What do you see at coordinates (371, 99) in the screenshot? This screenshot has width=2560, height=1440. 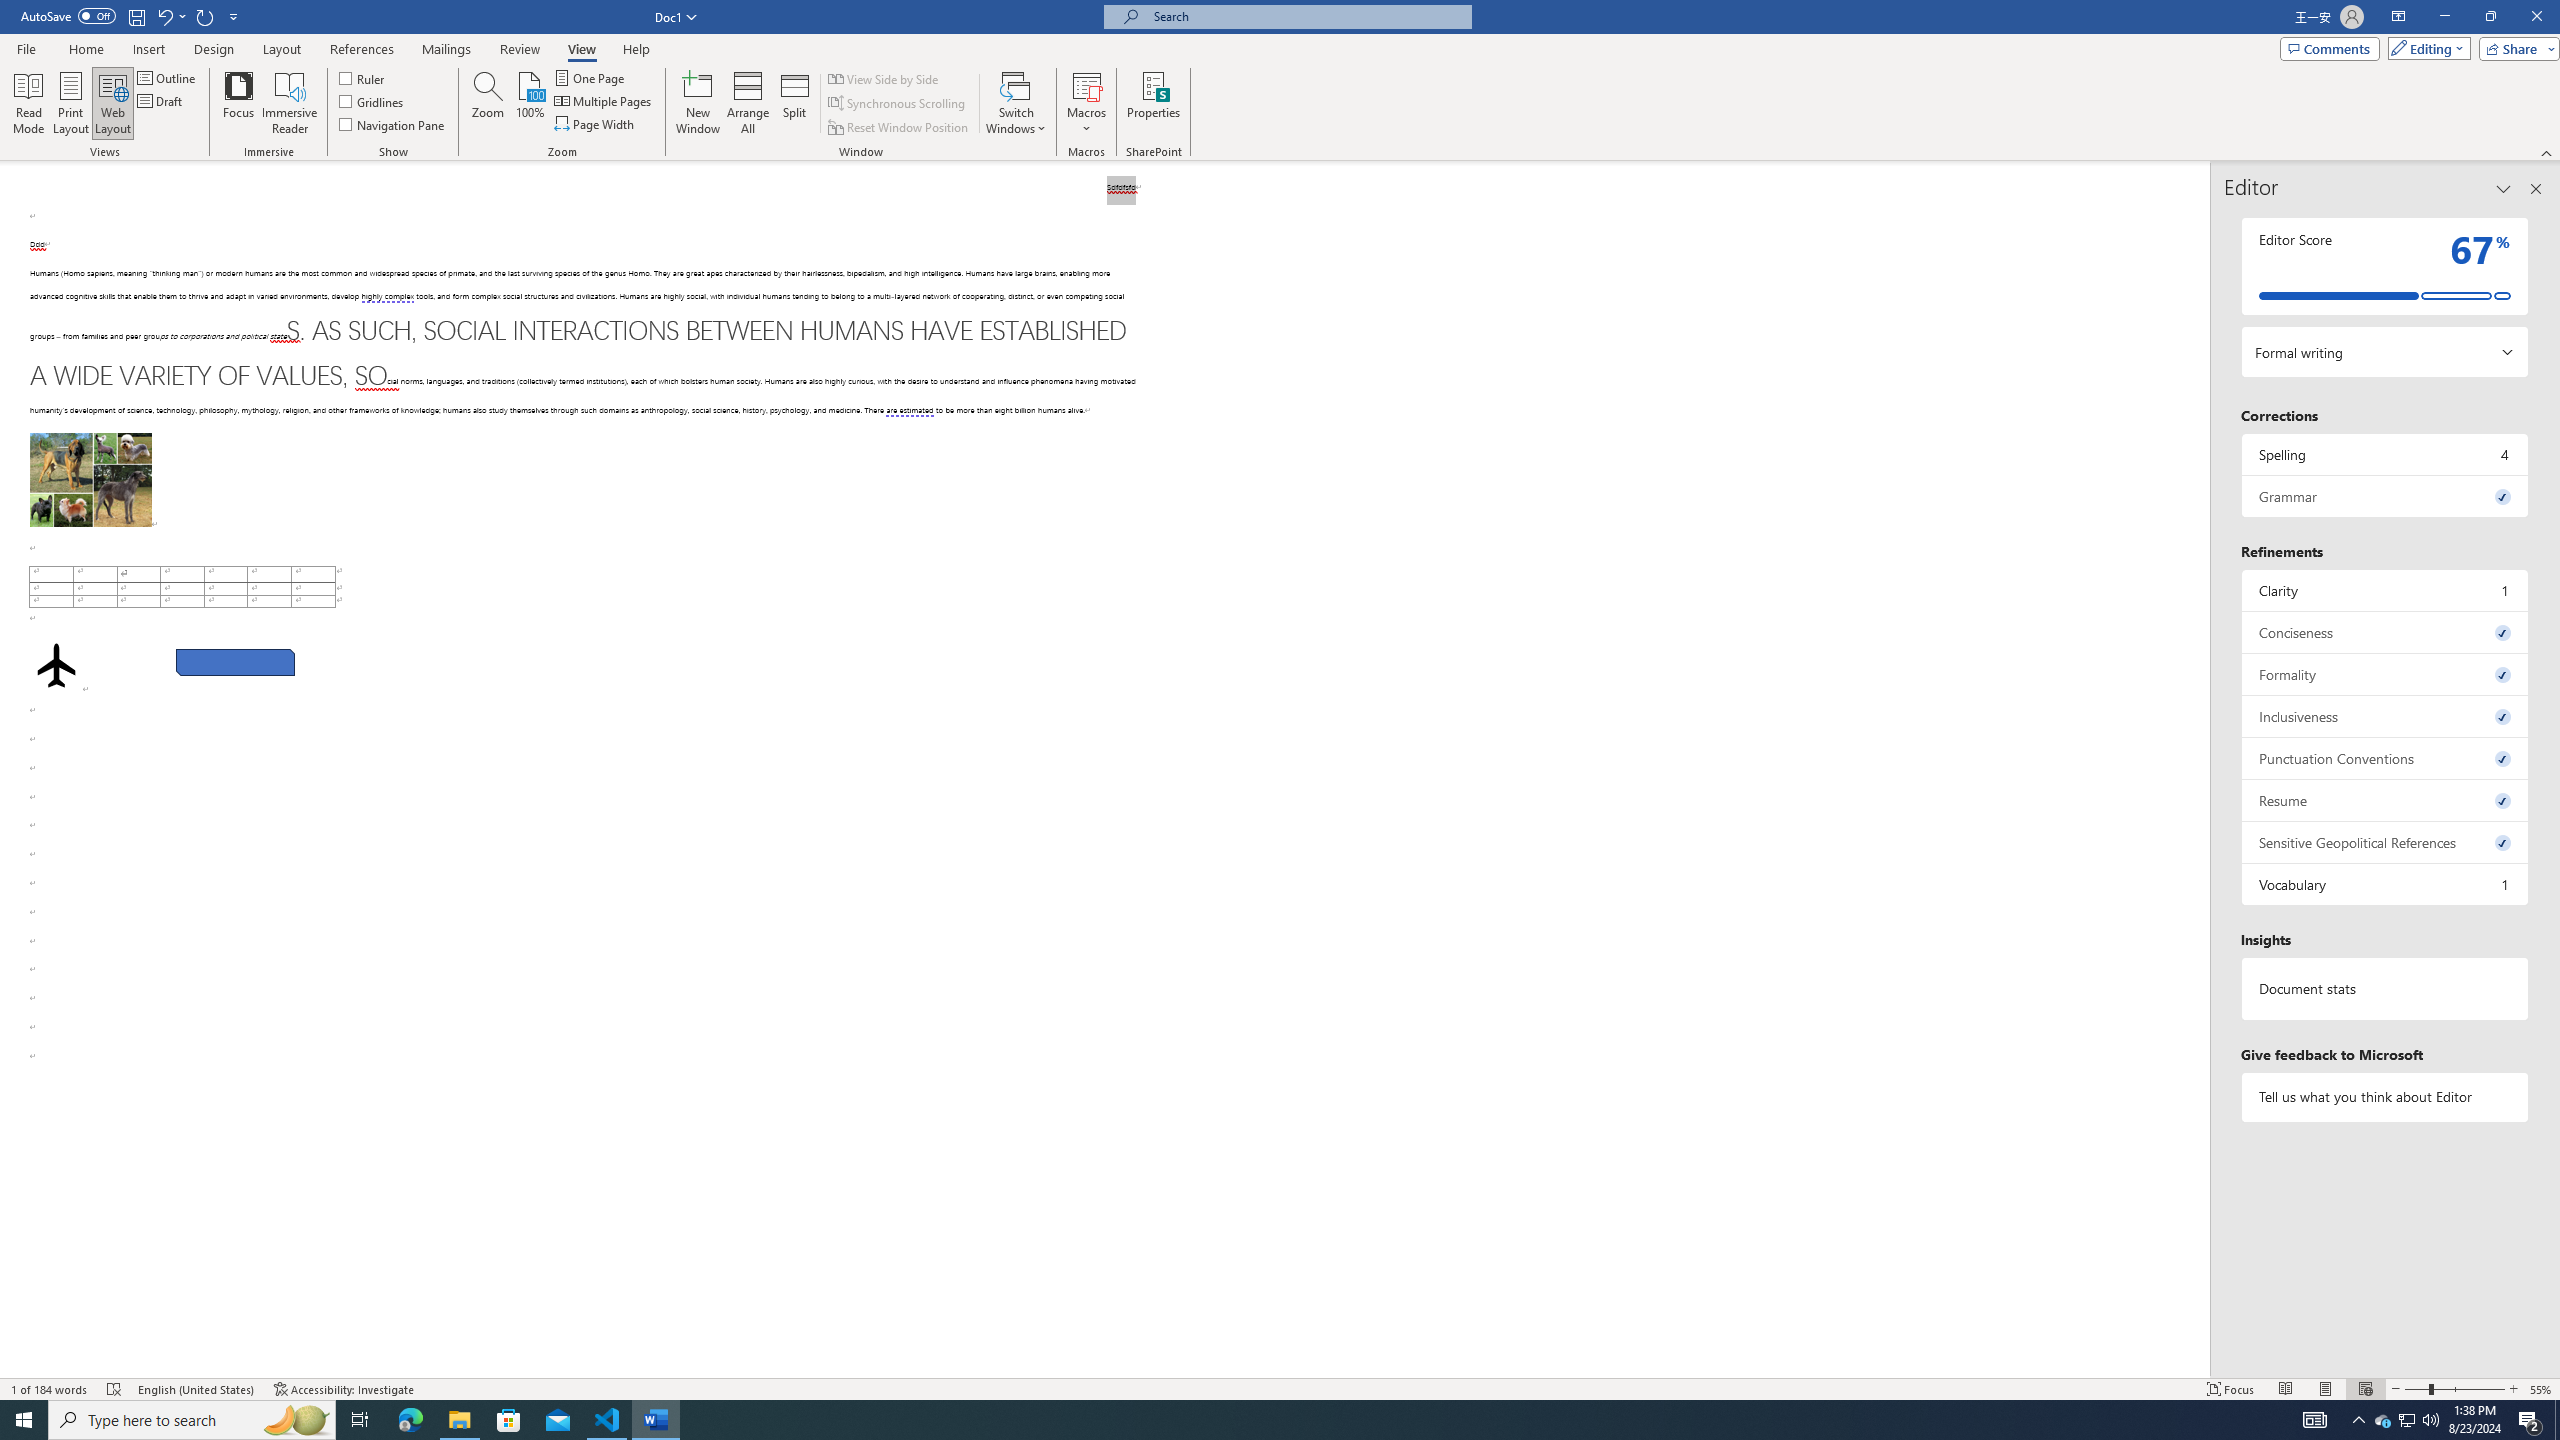 I see `'Gridlines'` at bounding box center [371, 99].